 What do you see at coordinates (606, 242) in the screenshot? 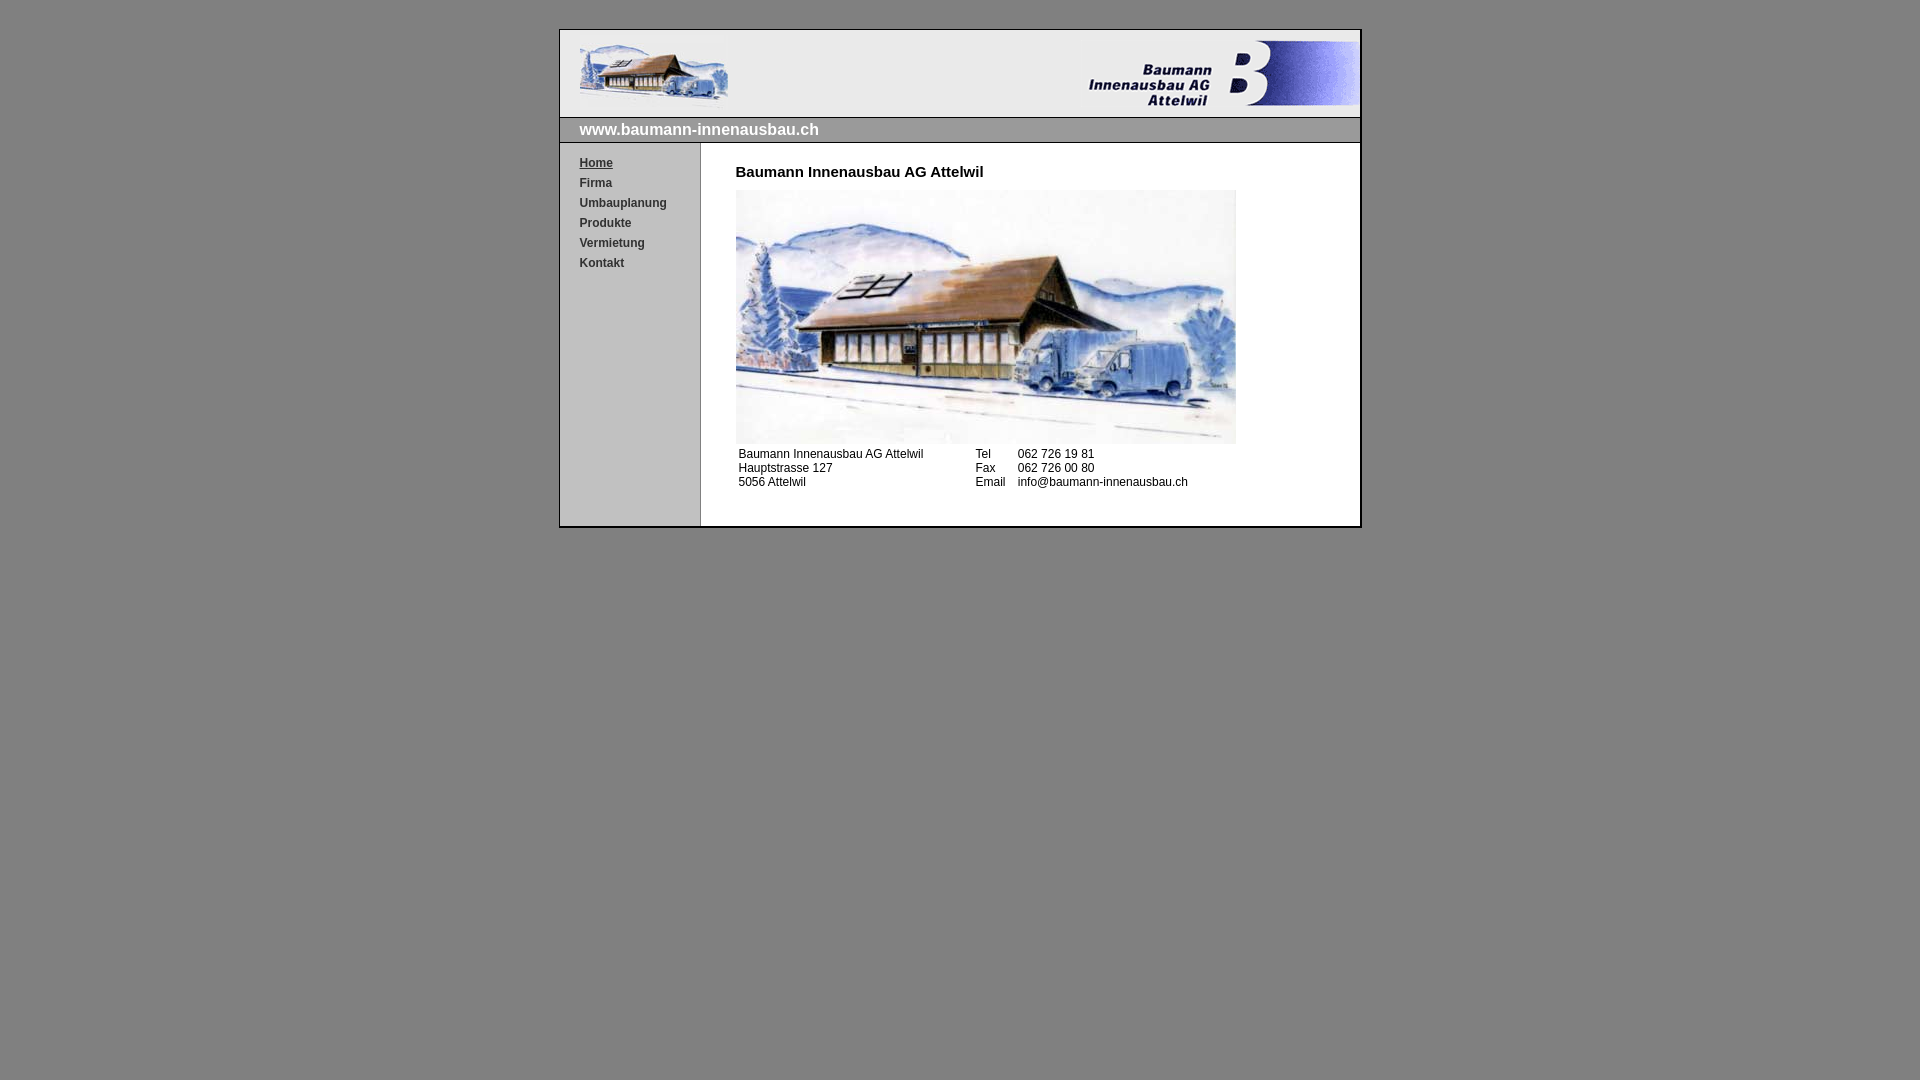
I see `'Vermietung'` at bounding box center [606, 242].